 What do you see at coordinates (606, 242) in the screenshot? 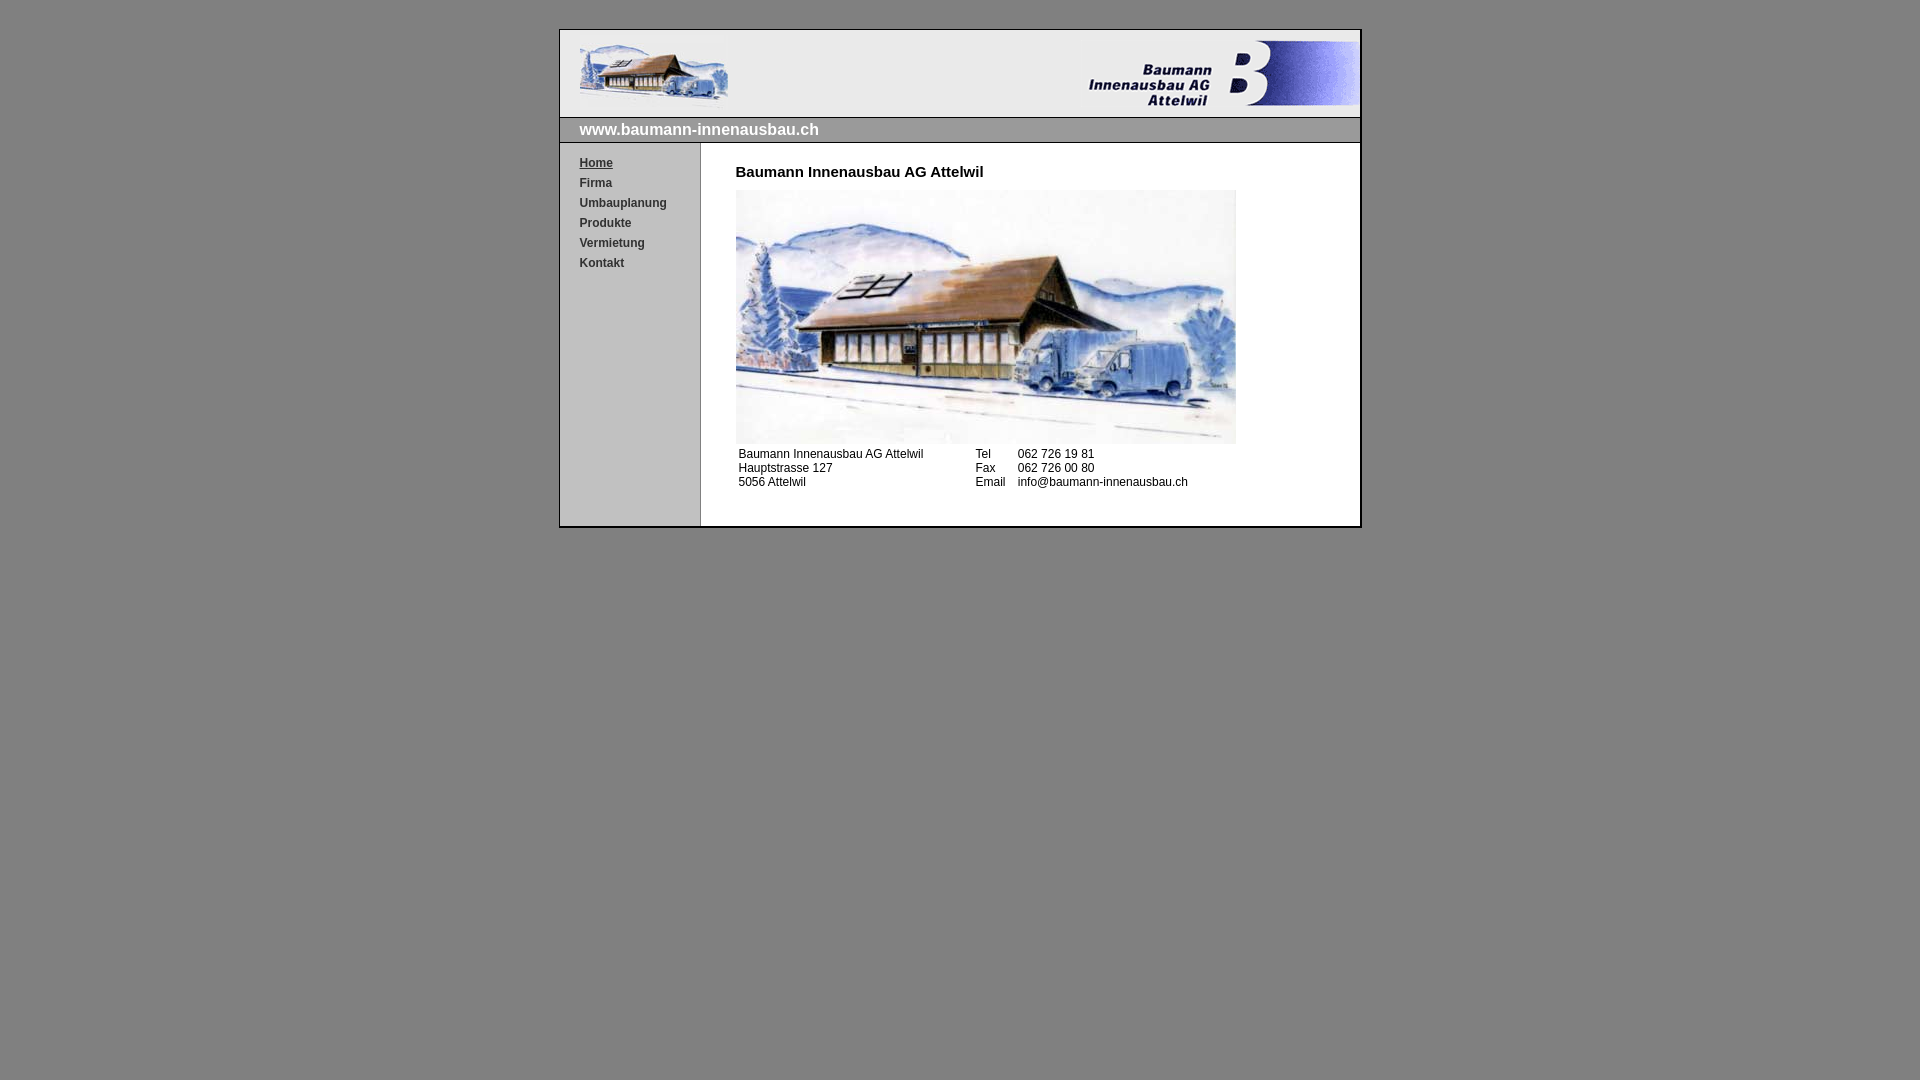
I see `'Vermietung'` at bounding box center [606, 242].